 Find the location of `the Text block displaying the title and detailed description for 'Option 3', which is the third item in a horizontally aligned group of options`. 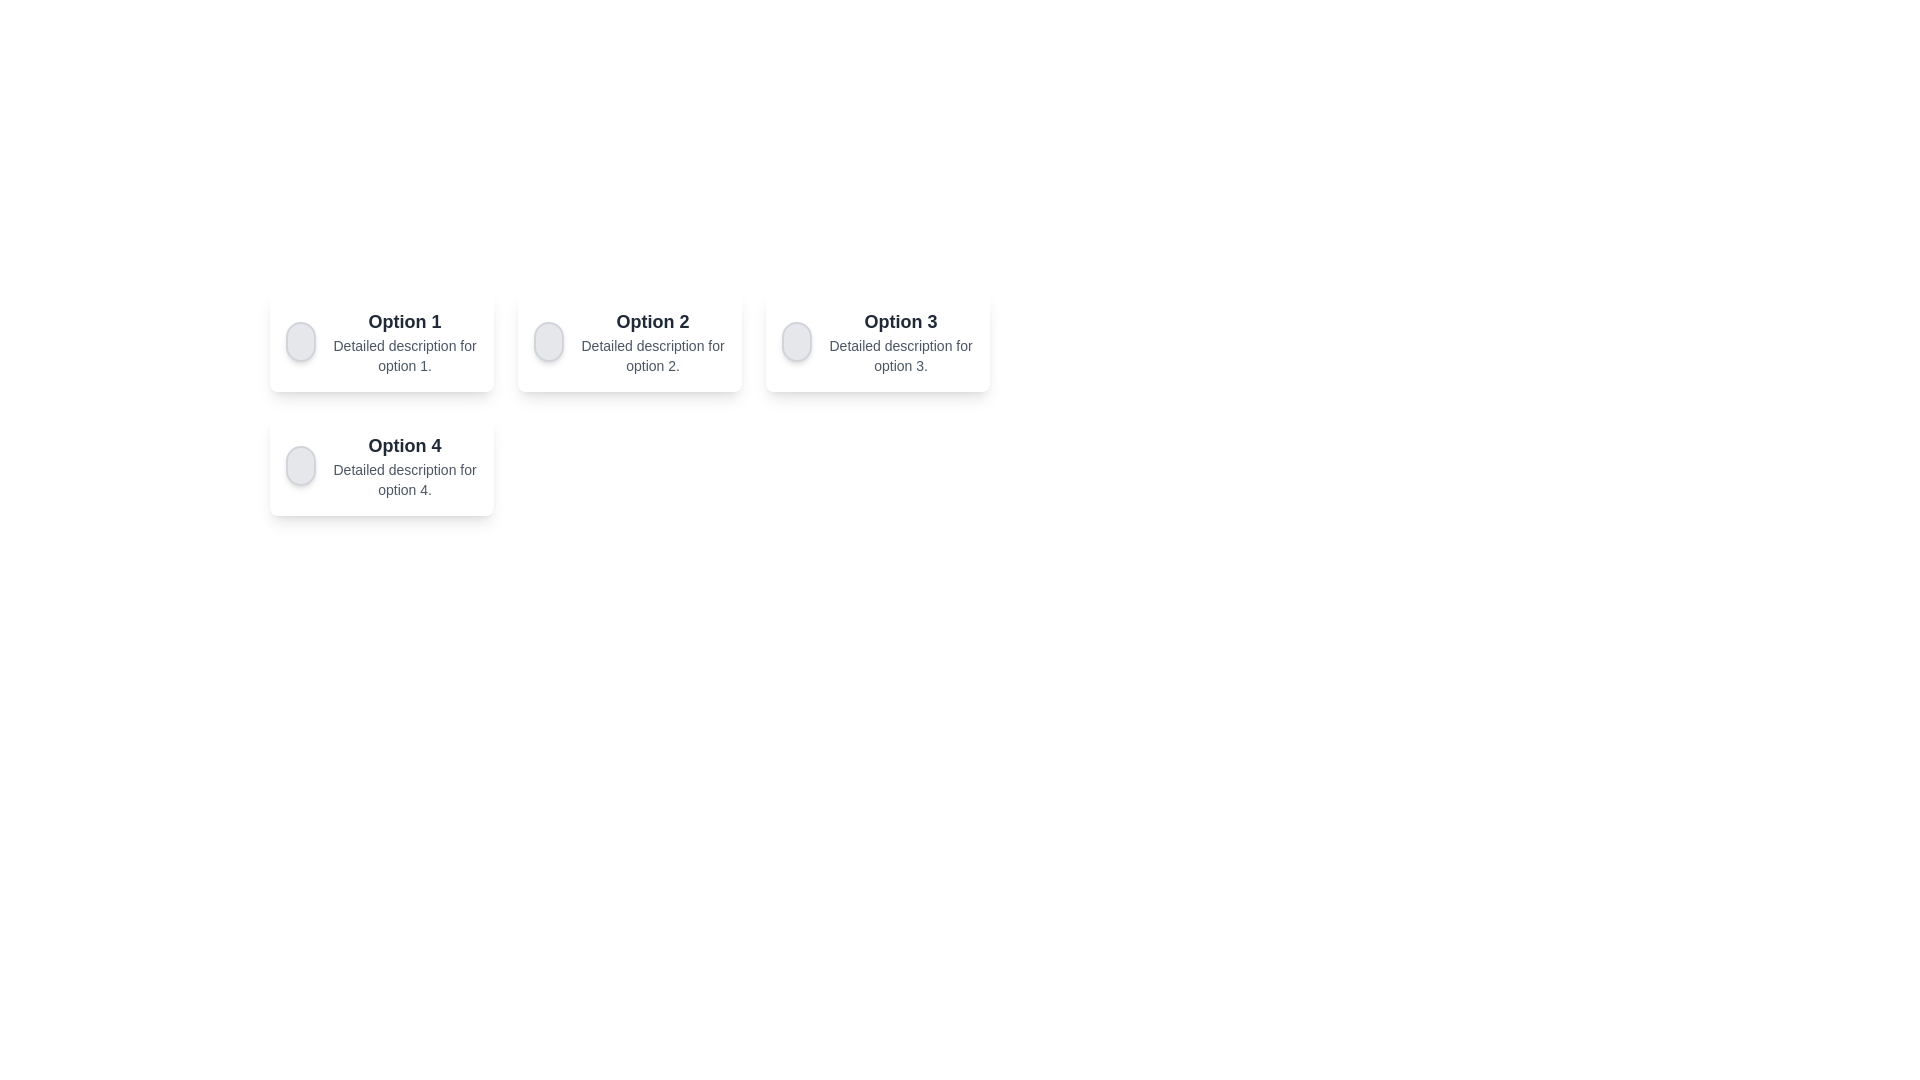

the Text block displaying the title and detailed description for 'Option 3', which is the third item in a horizontally aligned group of options is located at coordinates (878, 341).